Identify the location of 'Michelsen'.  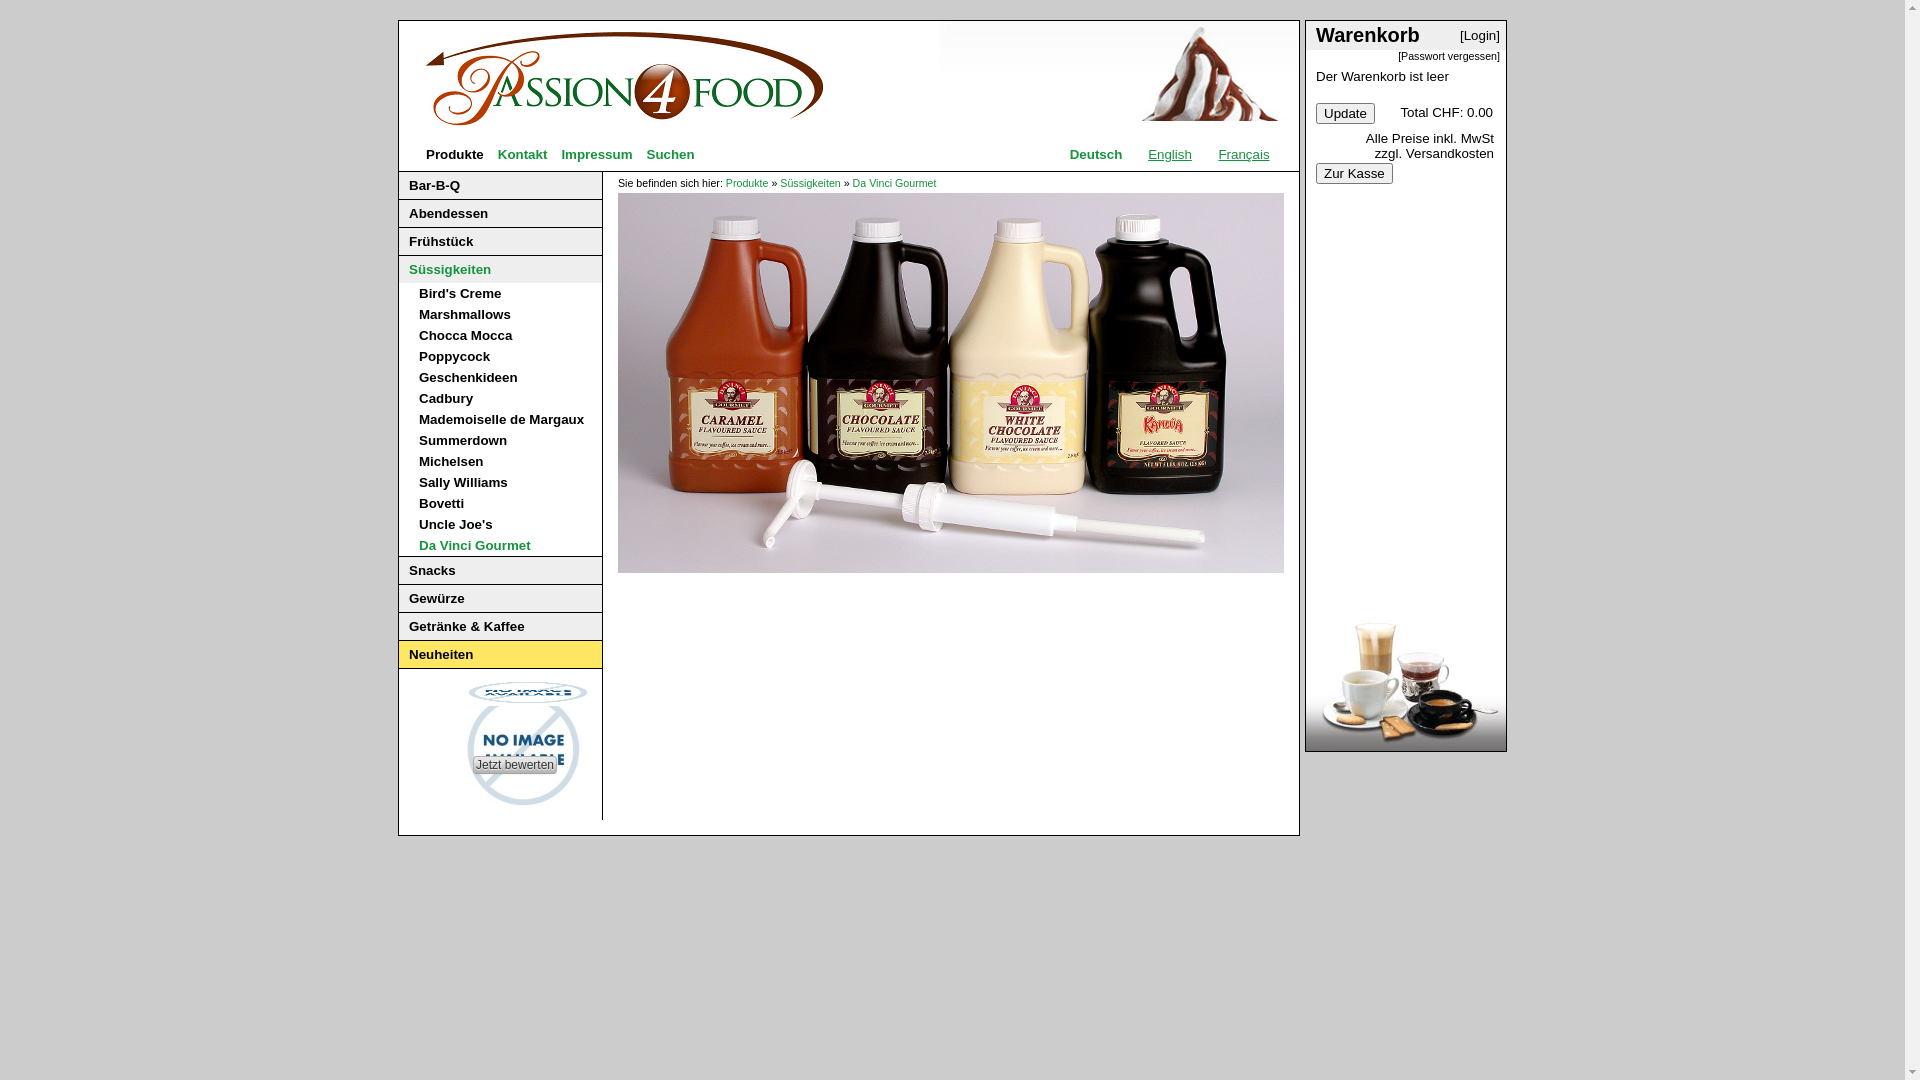
(450, 461).